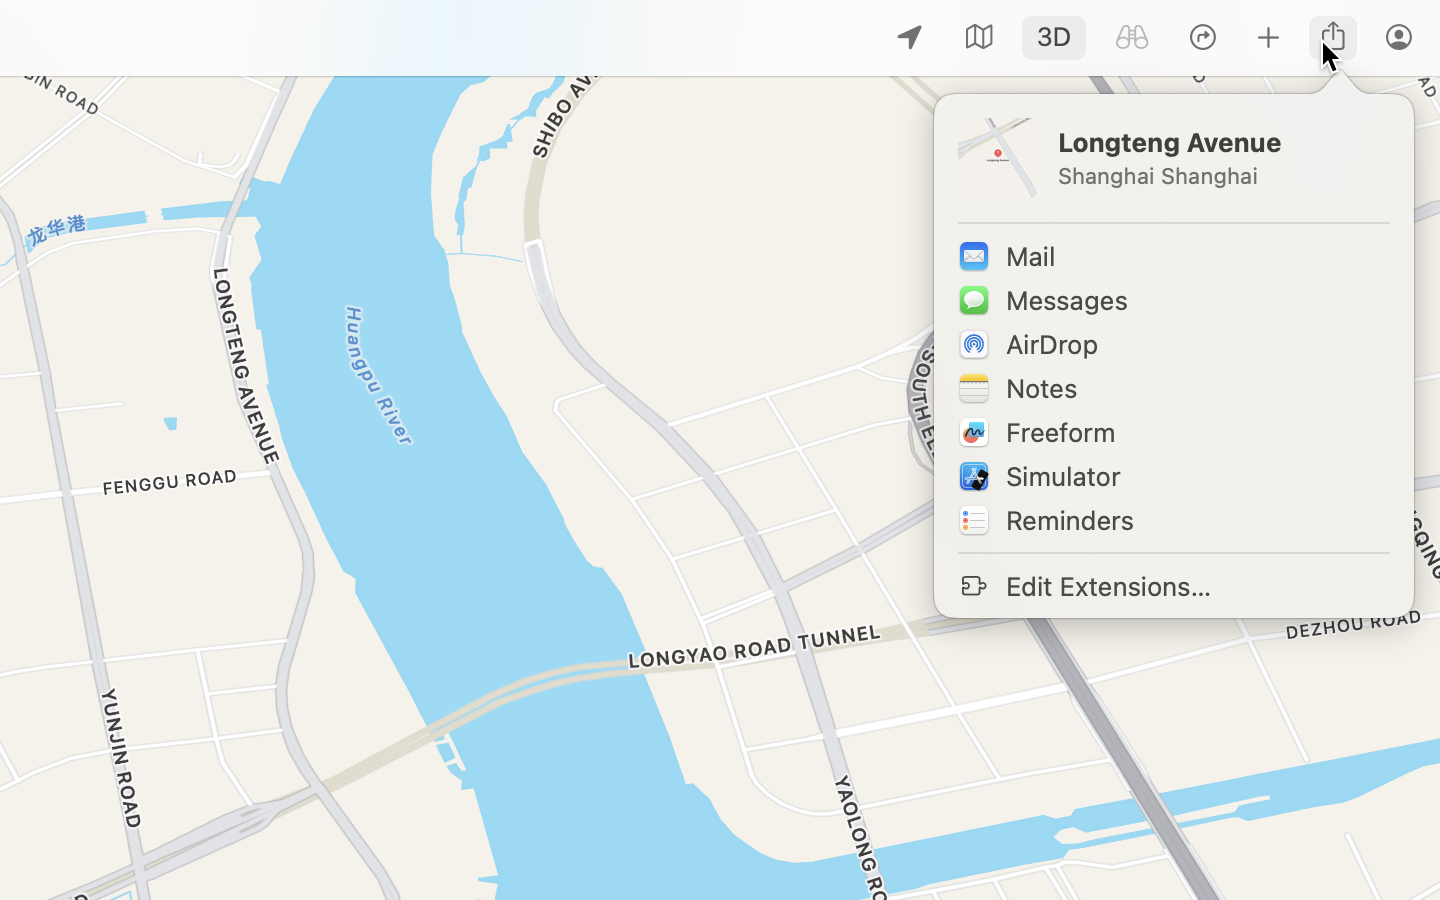 The height and width of the screenshot is (900, 1440). What do you see at coordinates (1130, 36) in the screenshot?
I see `'0'` at bounding box center [1130, 36].